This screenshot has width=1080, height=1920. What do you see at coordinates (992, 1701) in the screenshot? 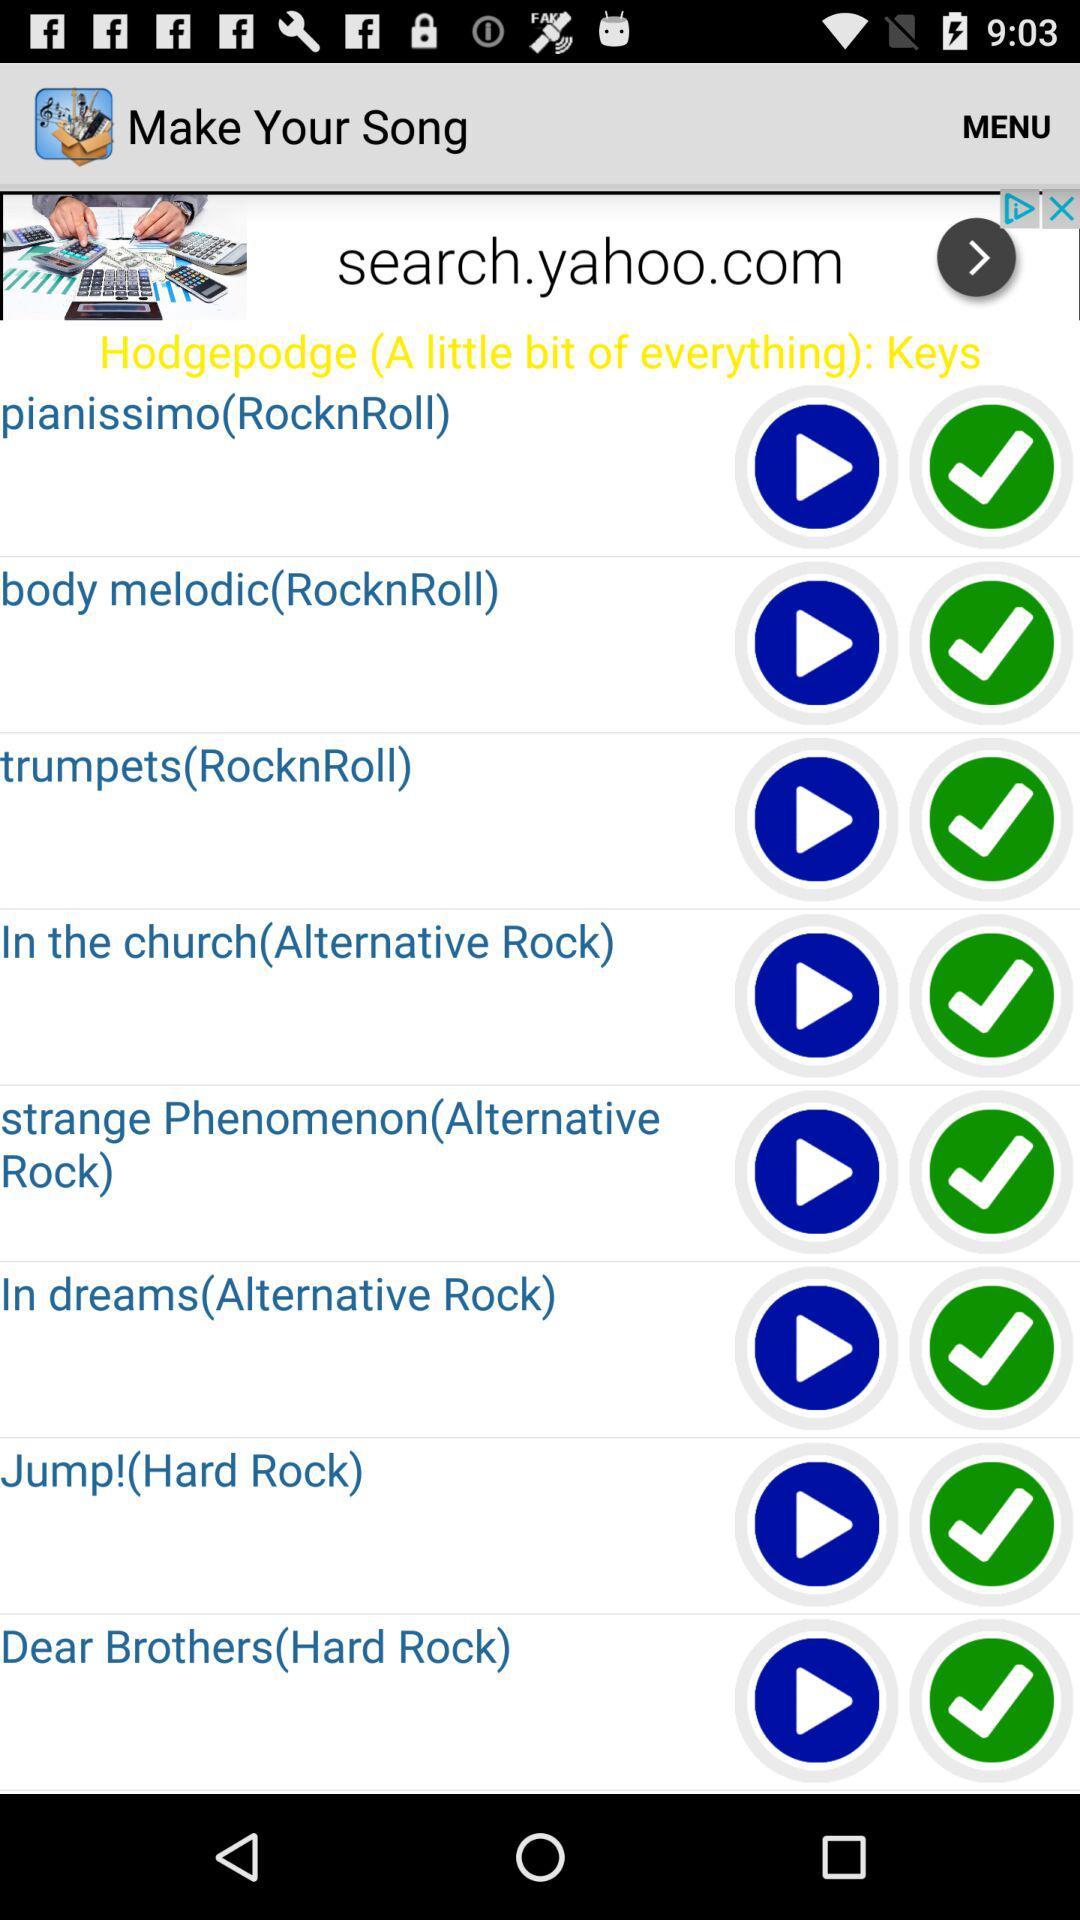
I see `the audio` at bounding box center [992, 1701].